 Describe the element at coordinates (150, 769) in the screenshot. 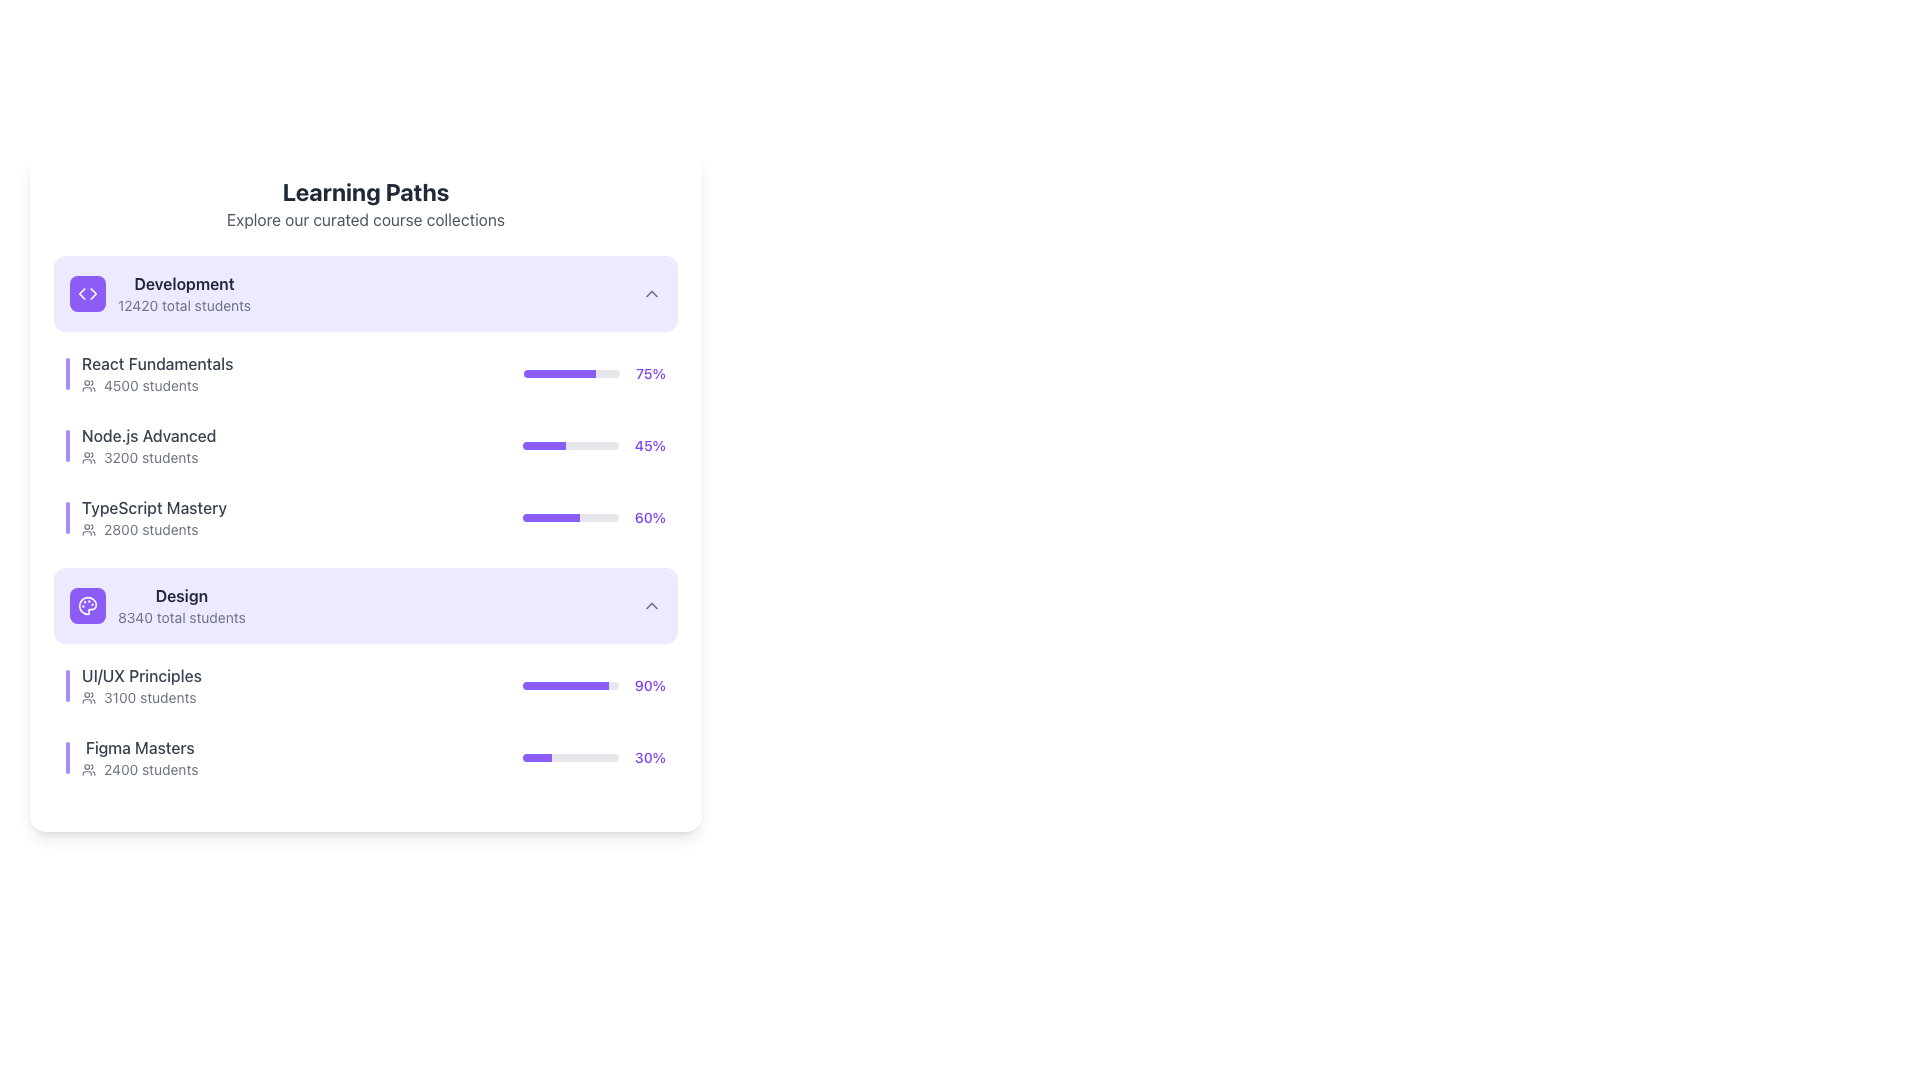

I see `the text label displaying '2400 students' which indicates the number of students enrolled in the course, located in the 'Figma Masters' subsection under the 'Design' category` at that location.